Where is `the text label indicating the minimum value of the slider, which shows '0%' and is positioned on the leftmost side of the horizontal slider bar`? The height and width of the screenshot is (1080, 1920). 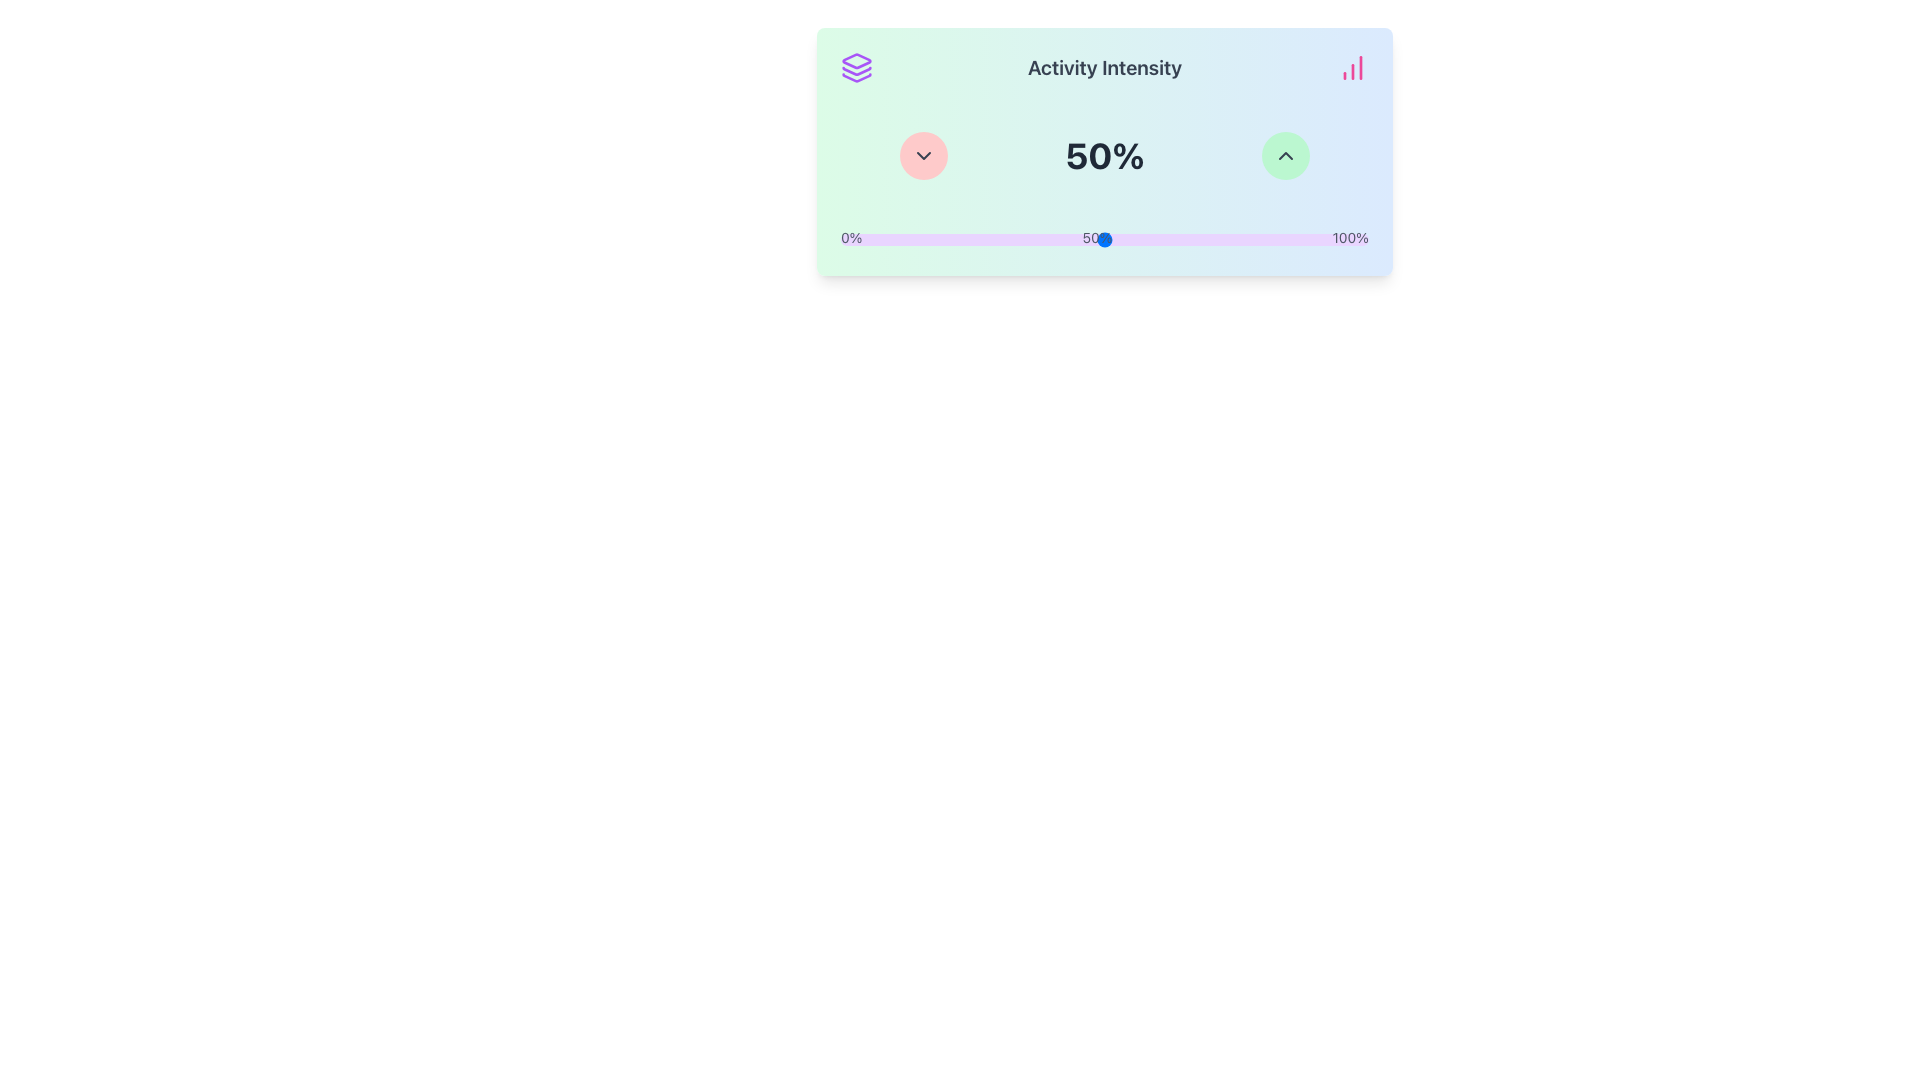
the text label indicating the minimum value of the slider, which shows '0%' and is positioned on the leftmost side of the horizontal slider bar is located at coordinates (851, 238).